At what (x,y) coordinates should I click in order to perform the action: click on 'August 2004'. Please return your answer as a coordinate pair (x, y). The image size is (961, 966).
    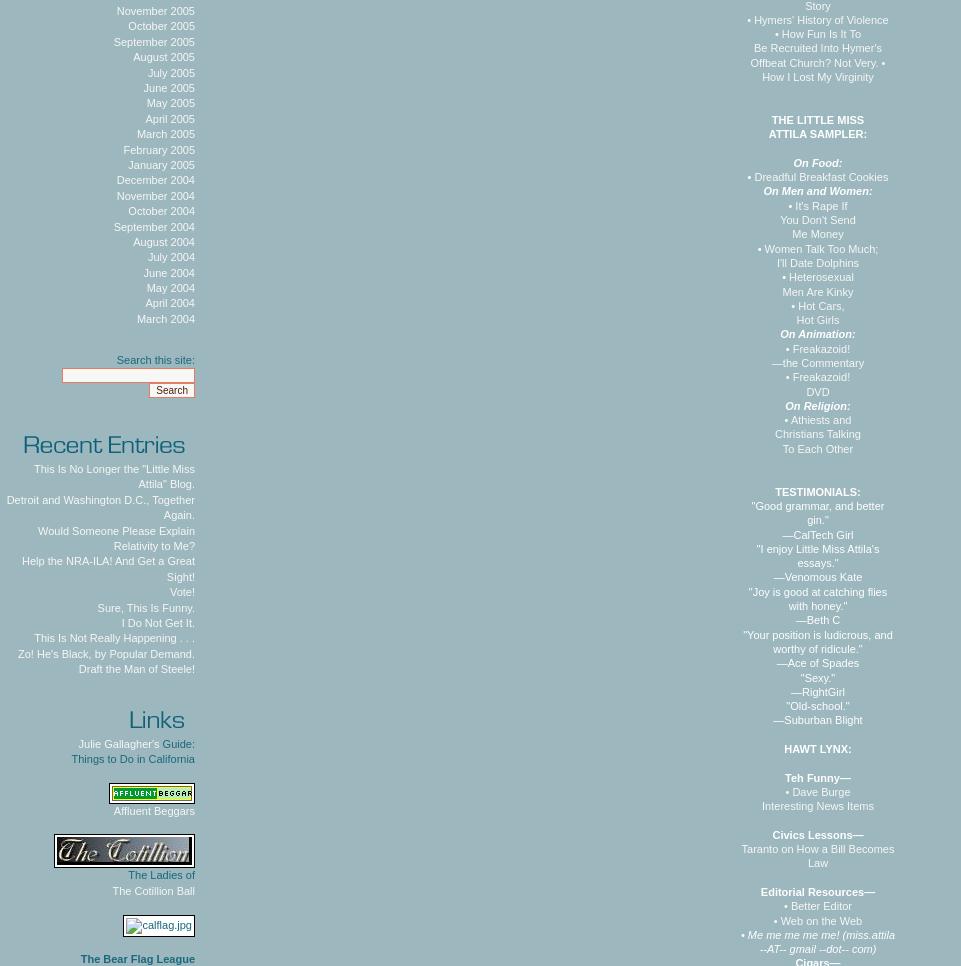
    Looking at the image, I should click on (164, 240).